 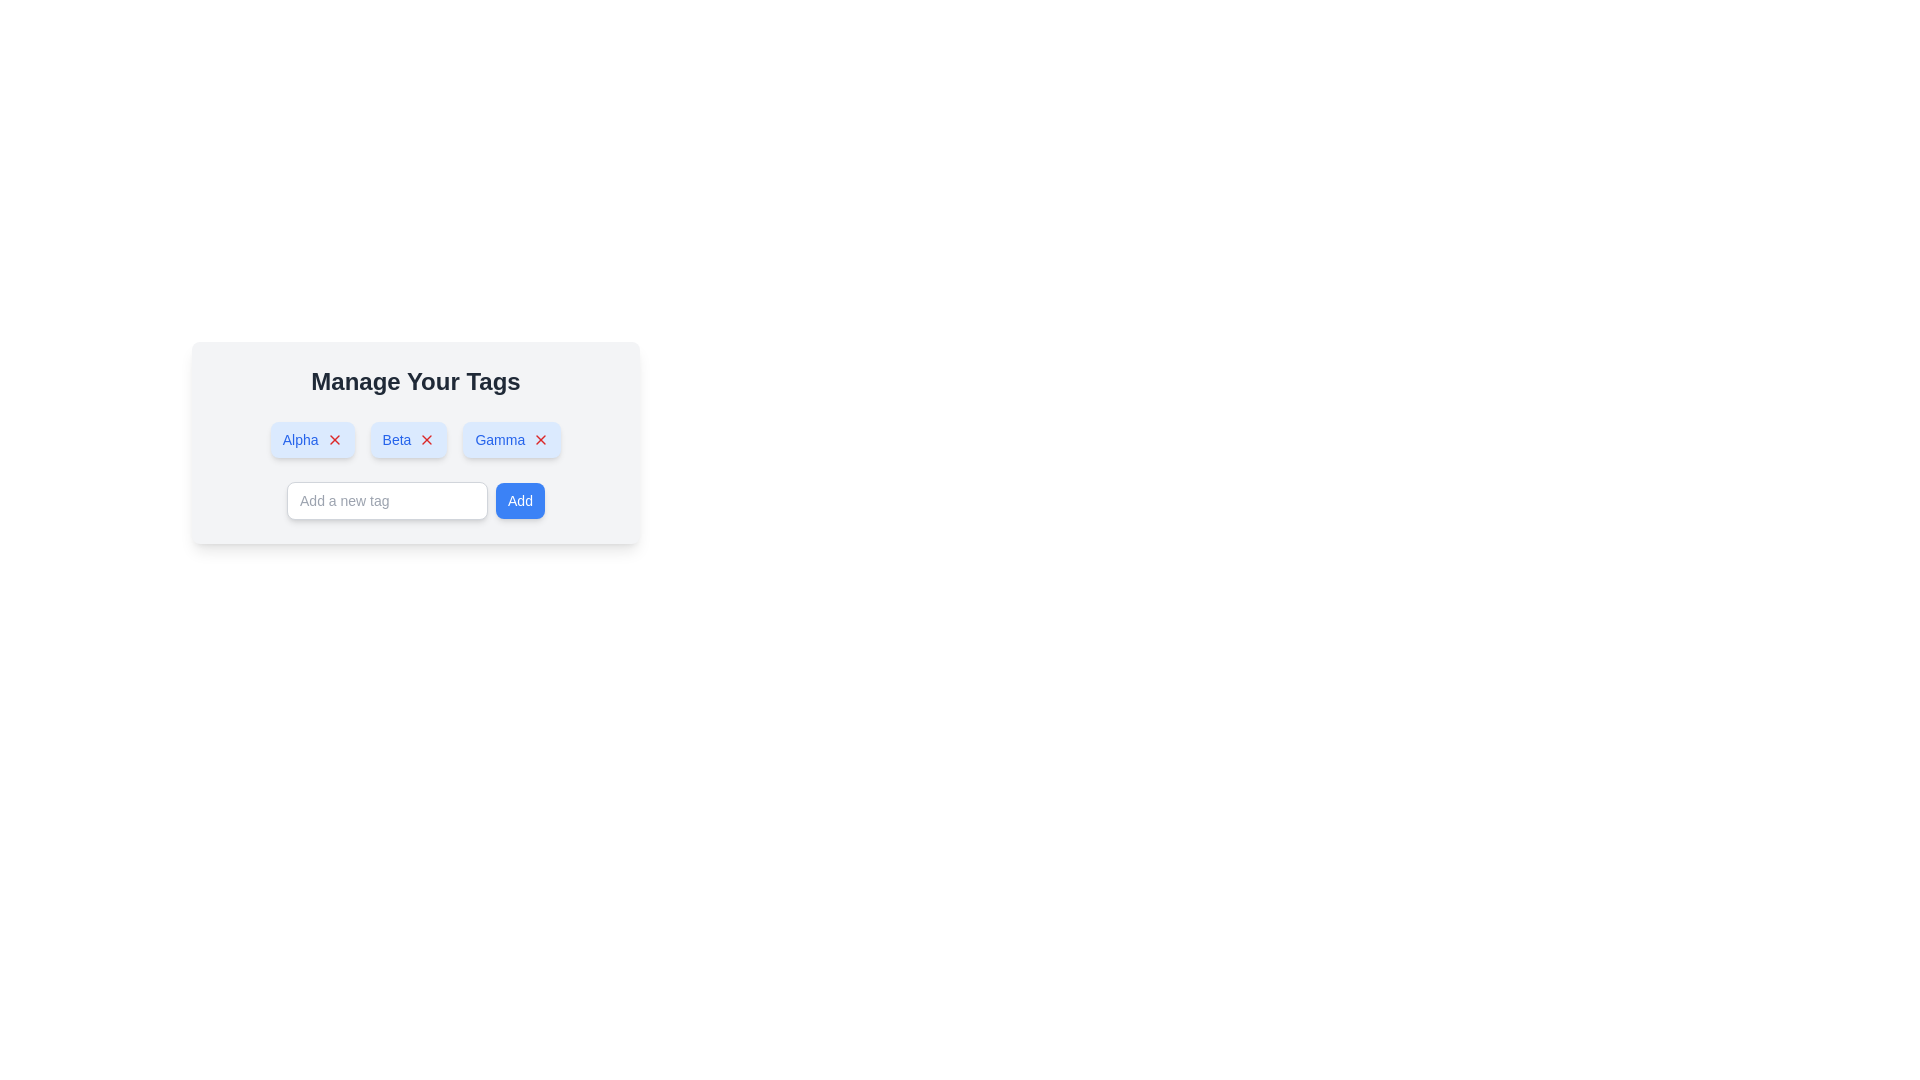 What do you see at coordinates (415, 442) in the screenshot?
I see `the 'Beta' button, which is the second button` at bounding box center [415, 442].